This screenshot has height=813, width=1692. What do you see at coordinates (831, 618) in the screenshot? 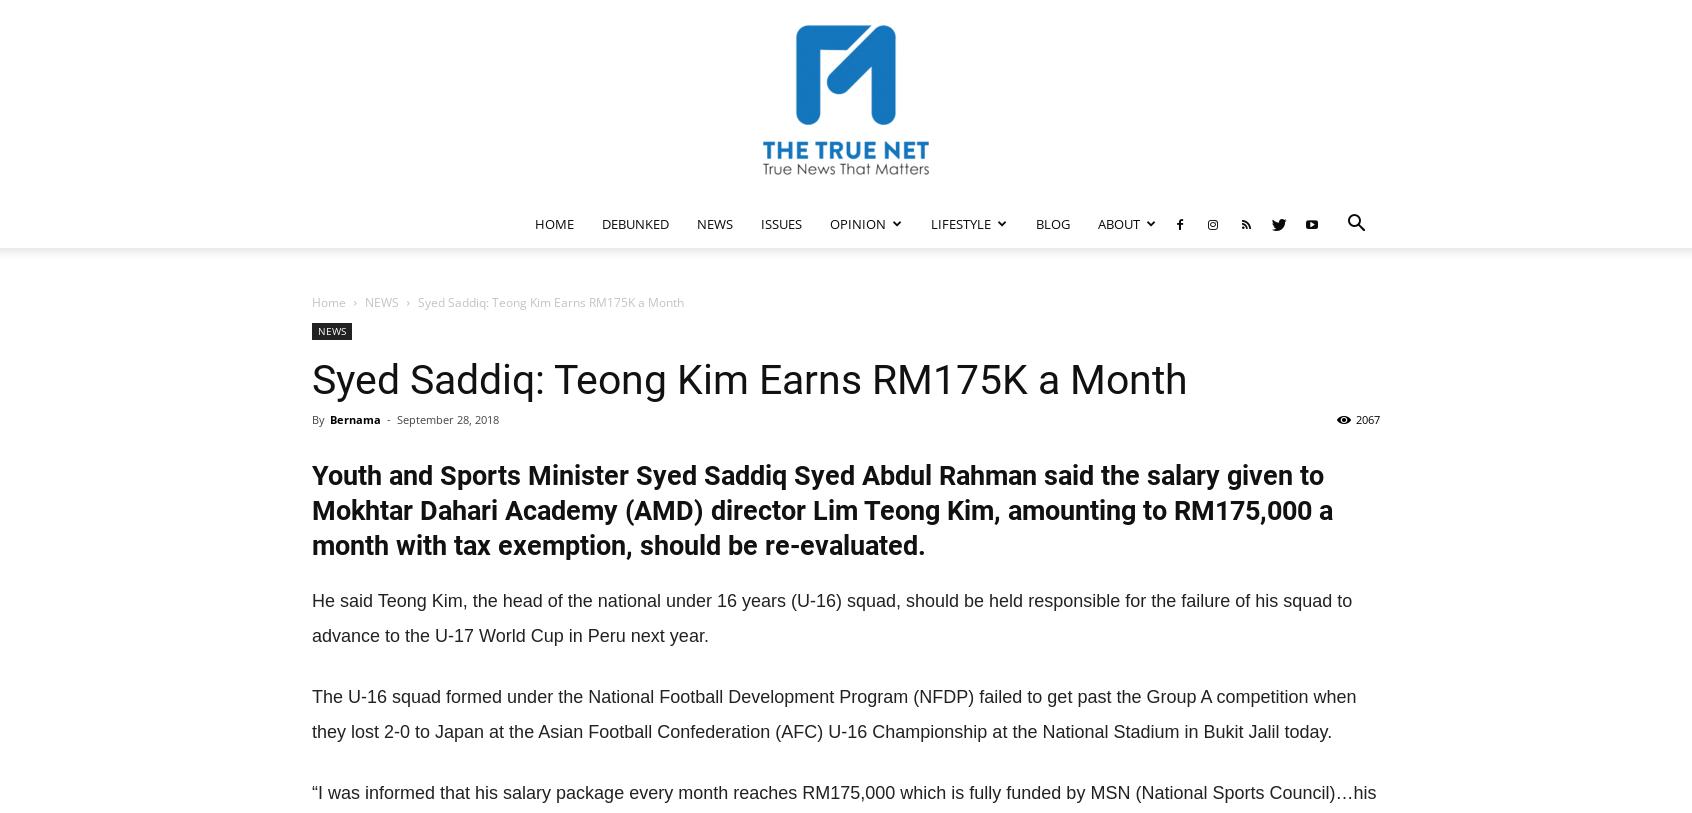
I see `'He said Teong Kim, the head of the national under 16 years (U-16) squad, should be held responsible for the failure of his squad to advance to the U-17 World Cup in Peru next year.'` at bounding box center [831, 618].